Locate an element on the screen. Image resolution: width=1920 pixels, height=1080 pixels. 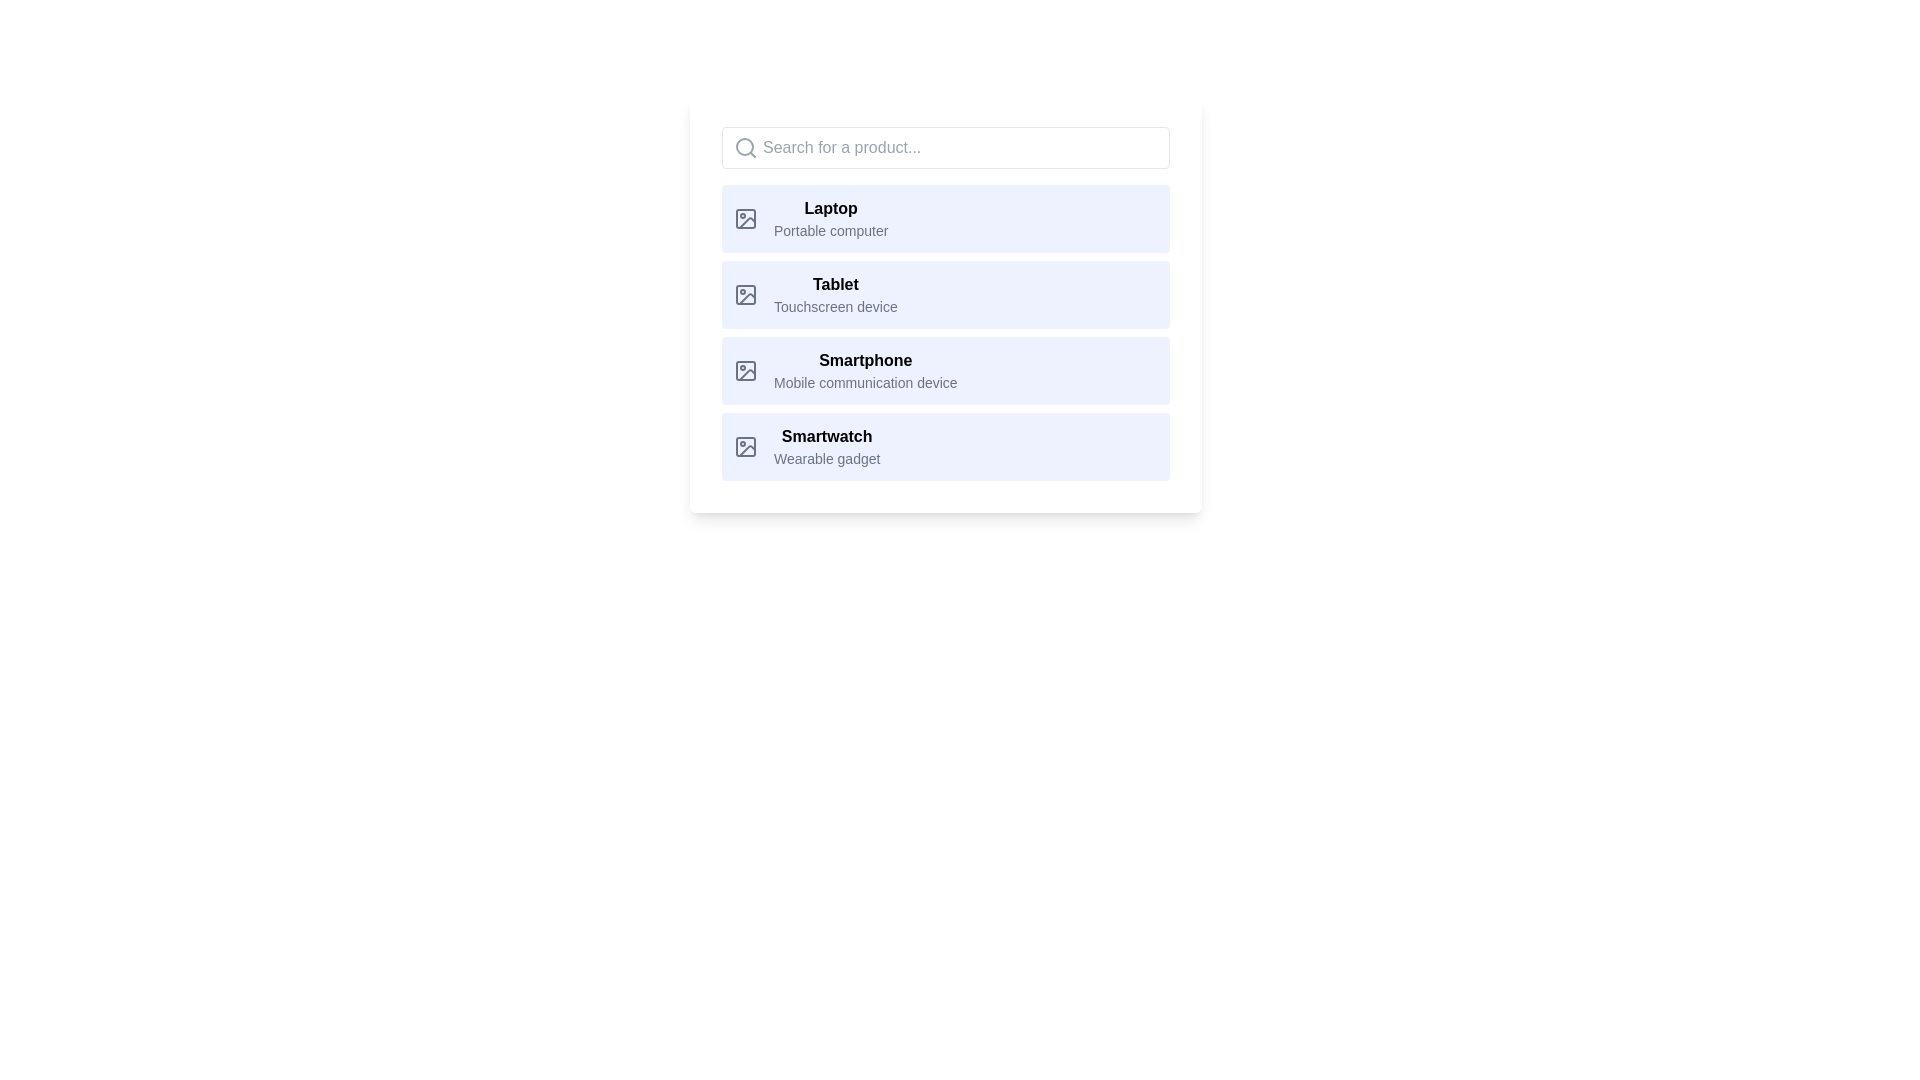
the second item in the vertical list that represents the 'Tablet' category is located at coordinates (944, 294).